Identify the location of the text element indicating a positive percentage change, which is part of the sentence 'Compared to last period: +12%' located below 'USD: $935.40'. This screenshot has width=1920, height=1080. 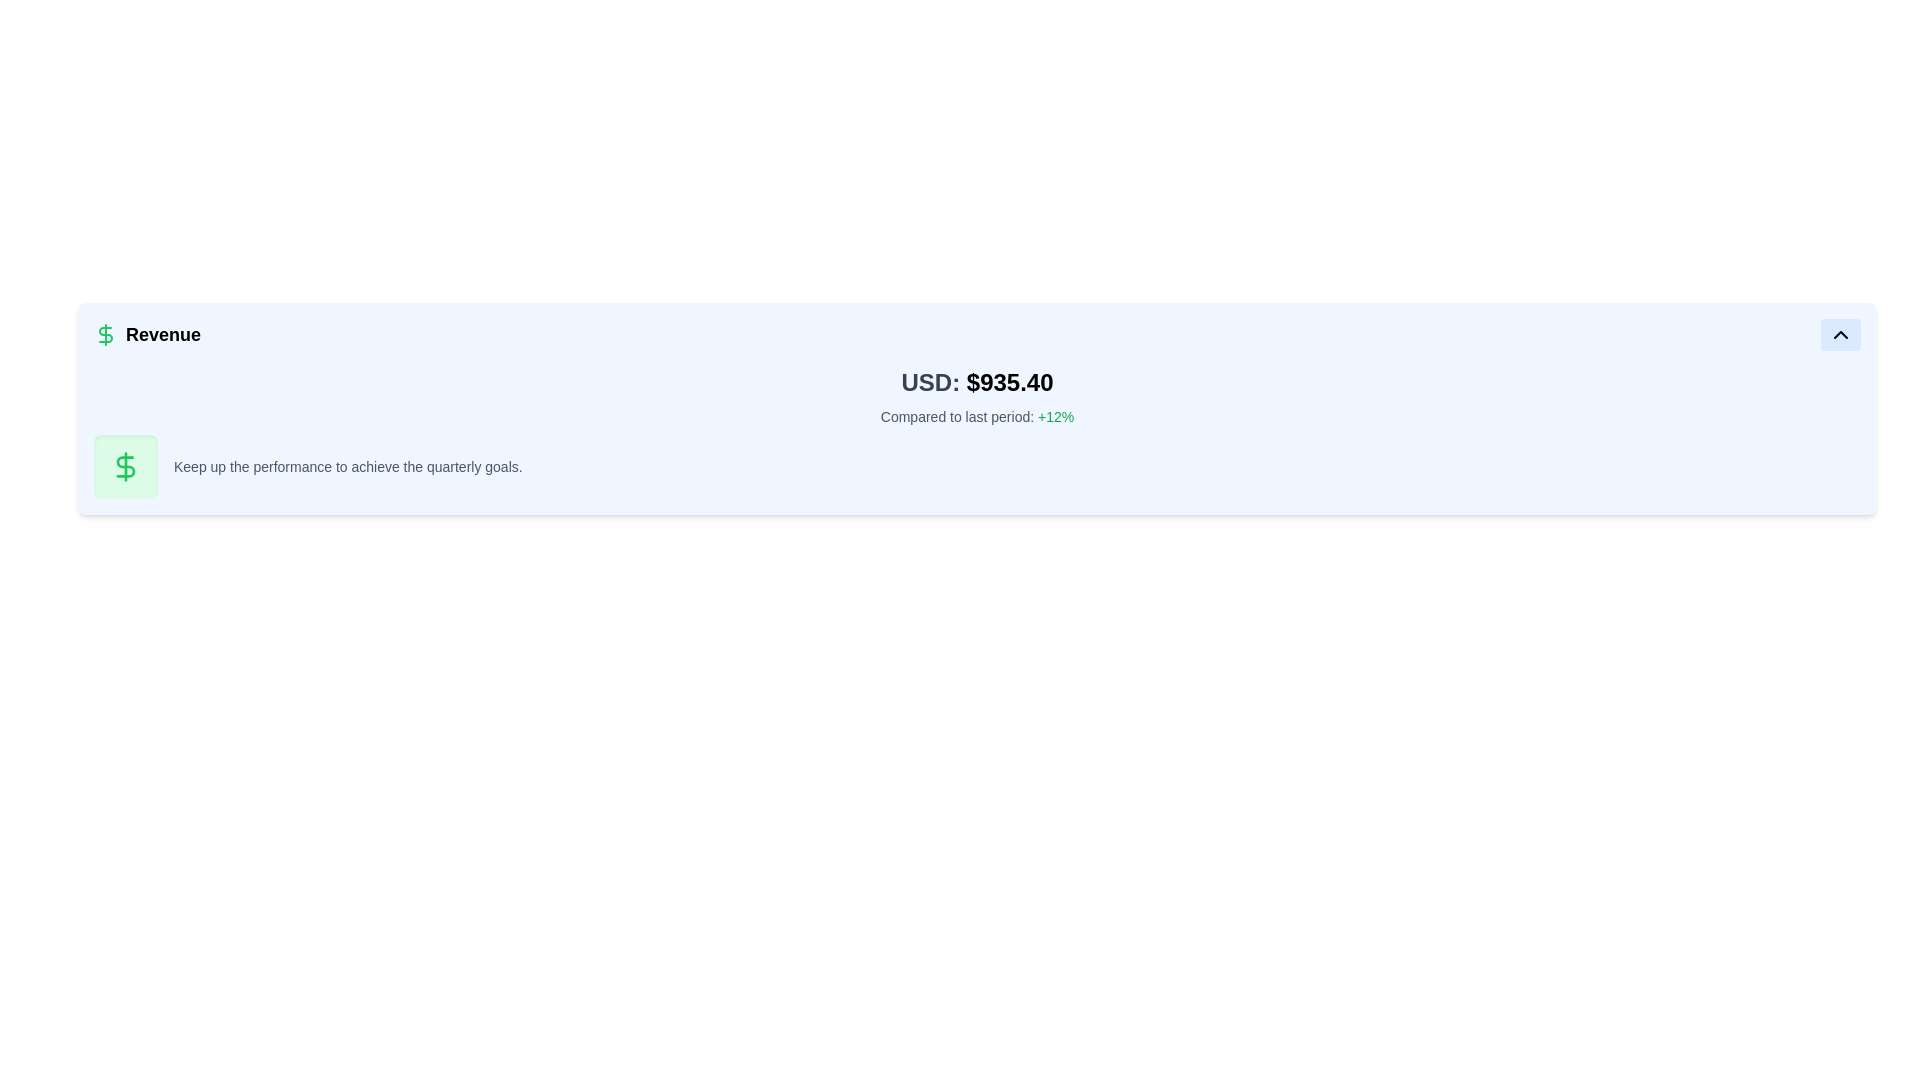
(1055, 415).